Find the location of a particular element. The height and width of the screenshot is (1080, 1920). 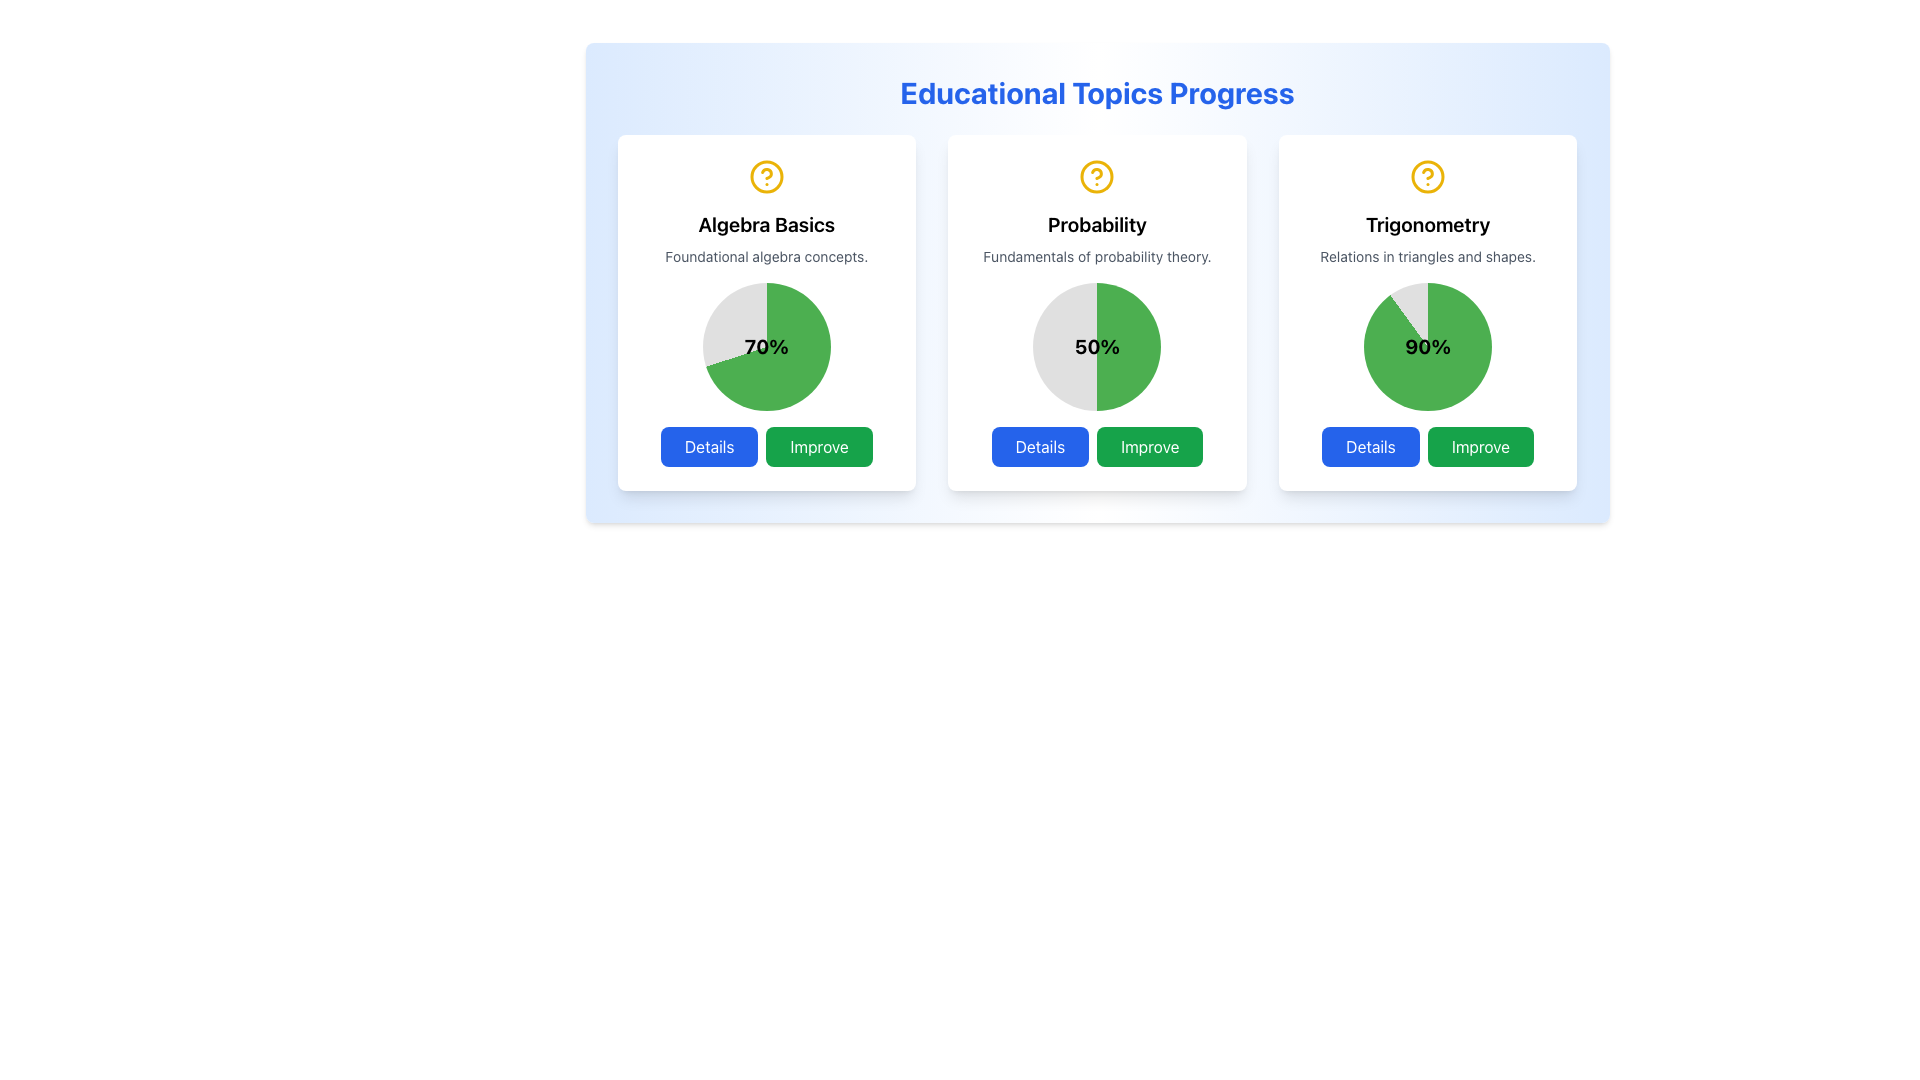

the Circular Progress Indicator displaying '70%' completion within the 'Algebra Basics' card is located at coordinates (765, 346).